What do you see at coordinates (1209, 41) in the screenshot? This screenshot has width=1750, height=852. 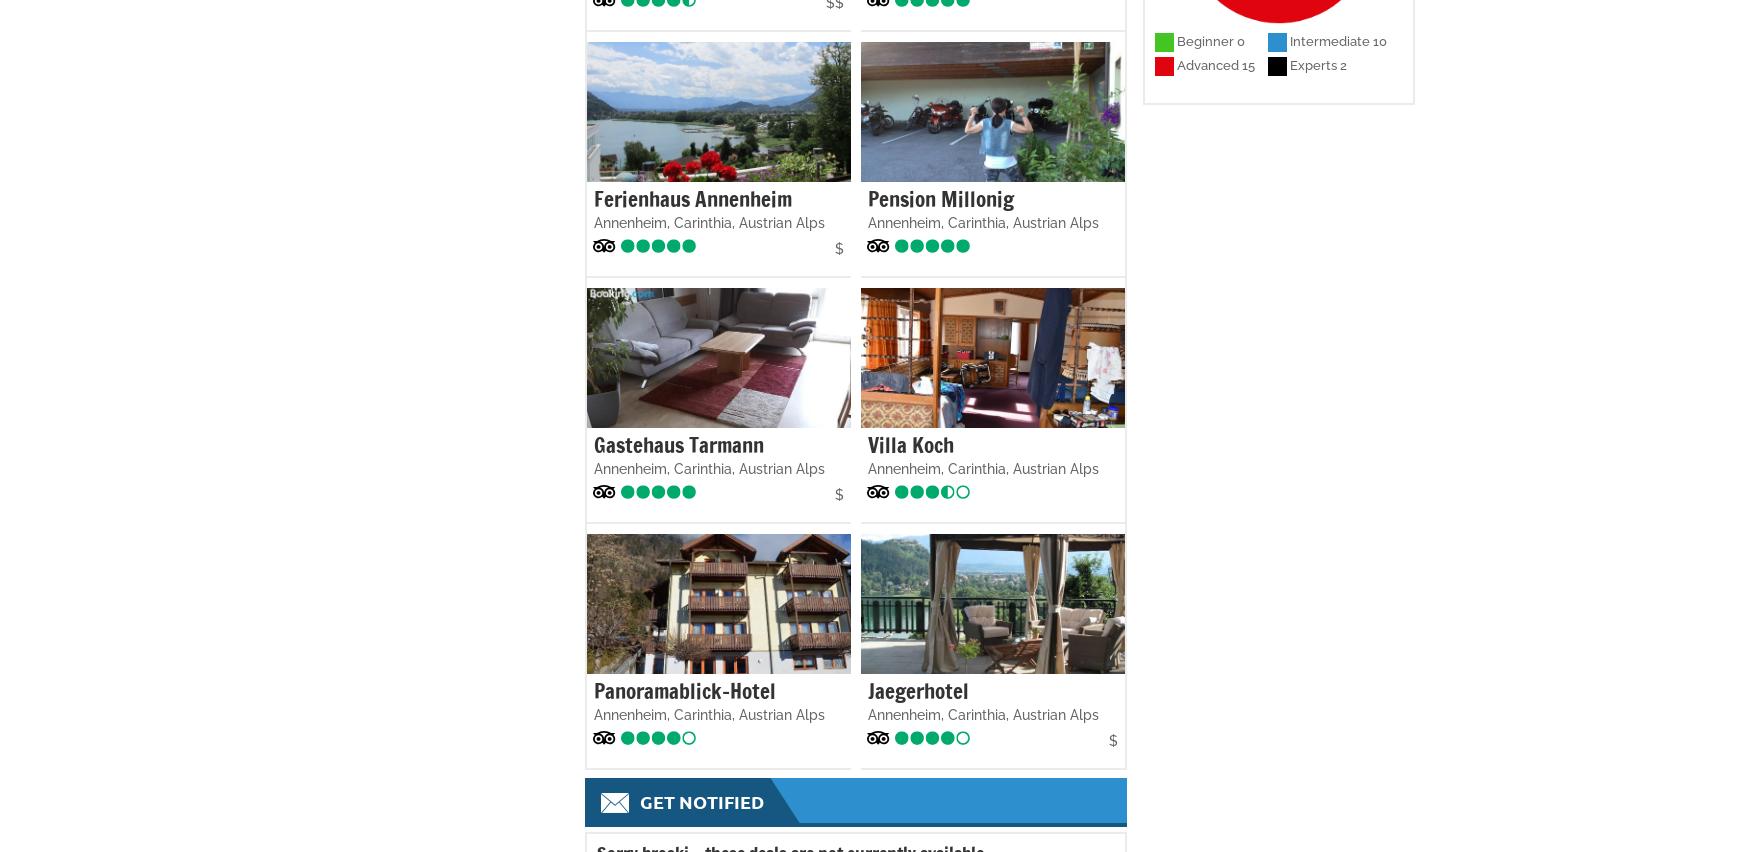 I see `'Beginner 0'` at bounding box center [1209, 41].